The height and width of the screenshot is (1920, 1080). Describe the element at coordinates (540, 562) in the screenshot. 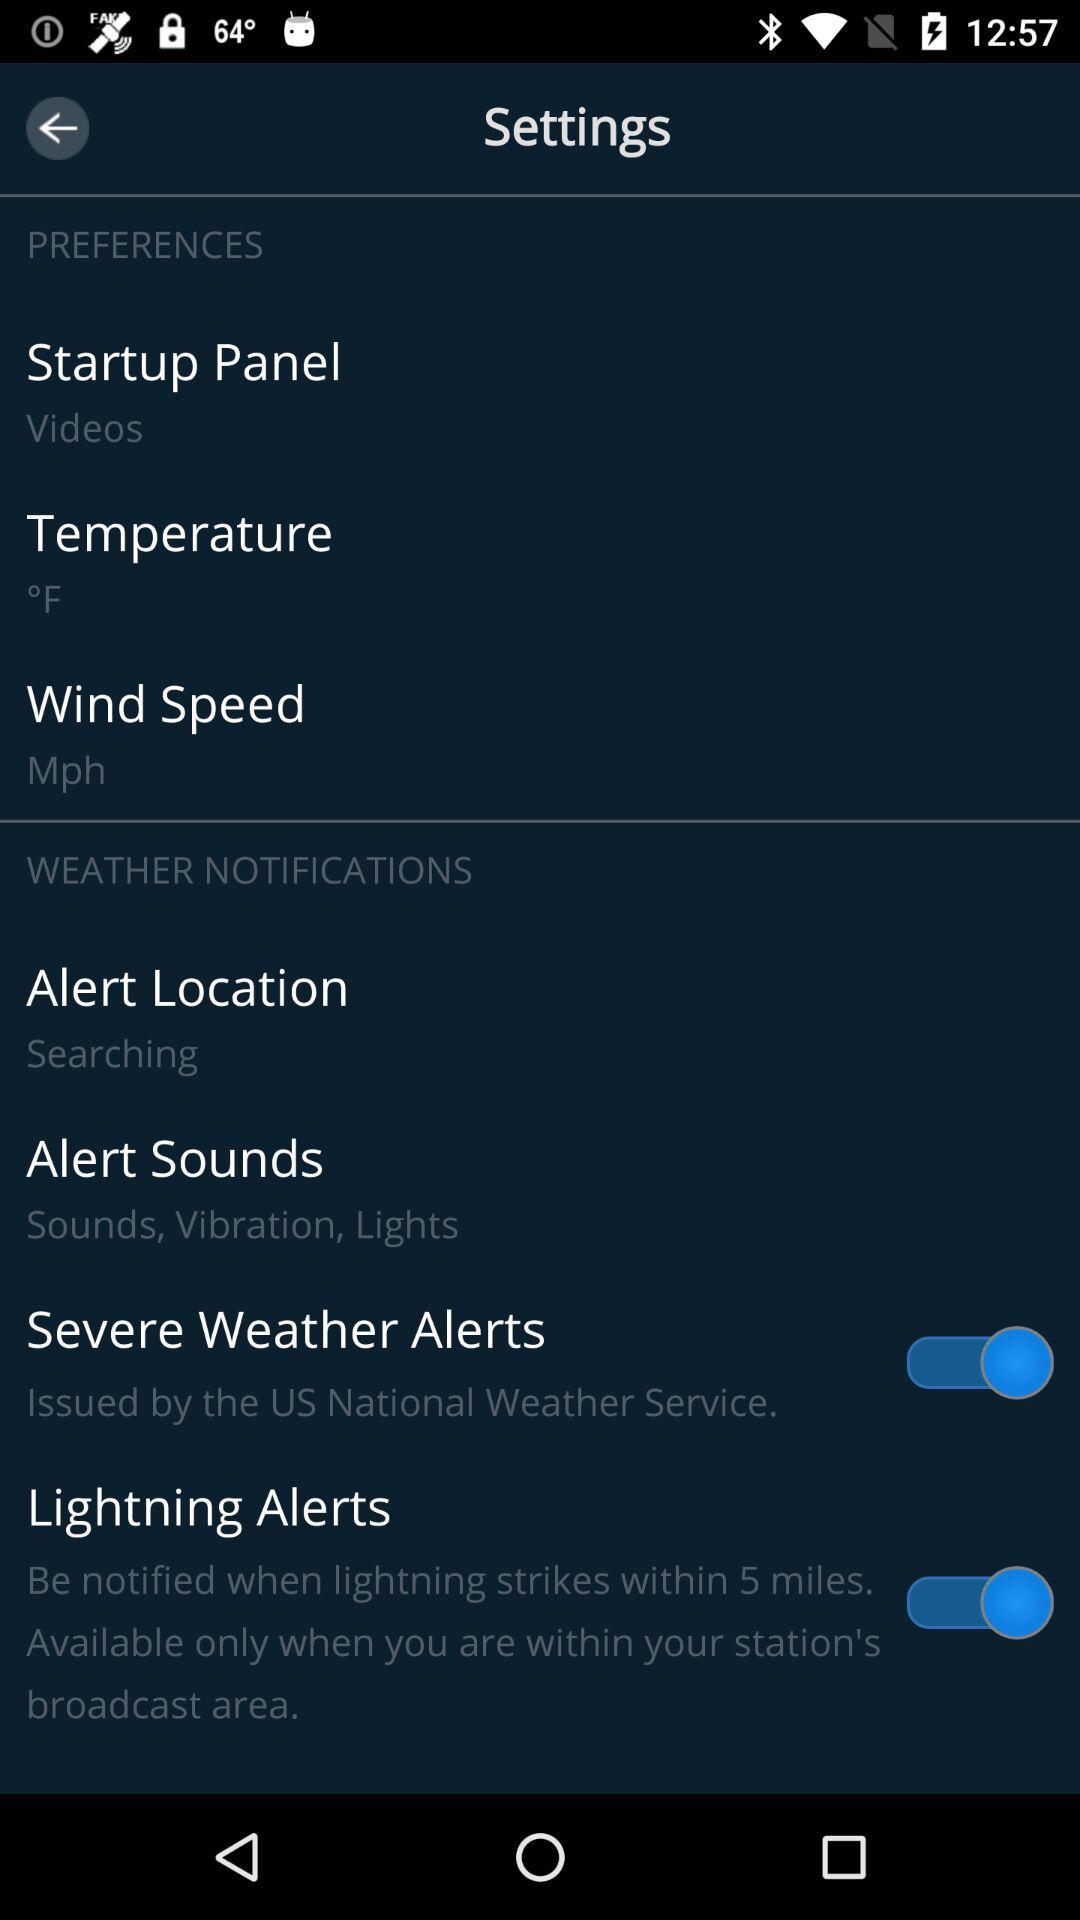

I see `the icon below the startup panel` at that location.